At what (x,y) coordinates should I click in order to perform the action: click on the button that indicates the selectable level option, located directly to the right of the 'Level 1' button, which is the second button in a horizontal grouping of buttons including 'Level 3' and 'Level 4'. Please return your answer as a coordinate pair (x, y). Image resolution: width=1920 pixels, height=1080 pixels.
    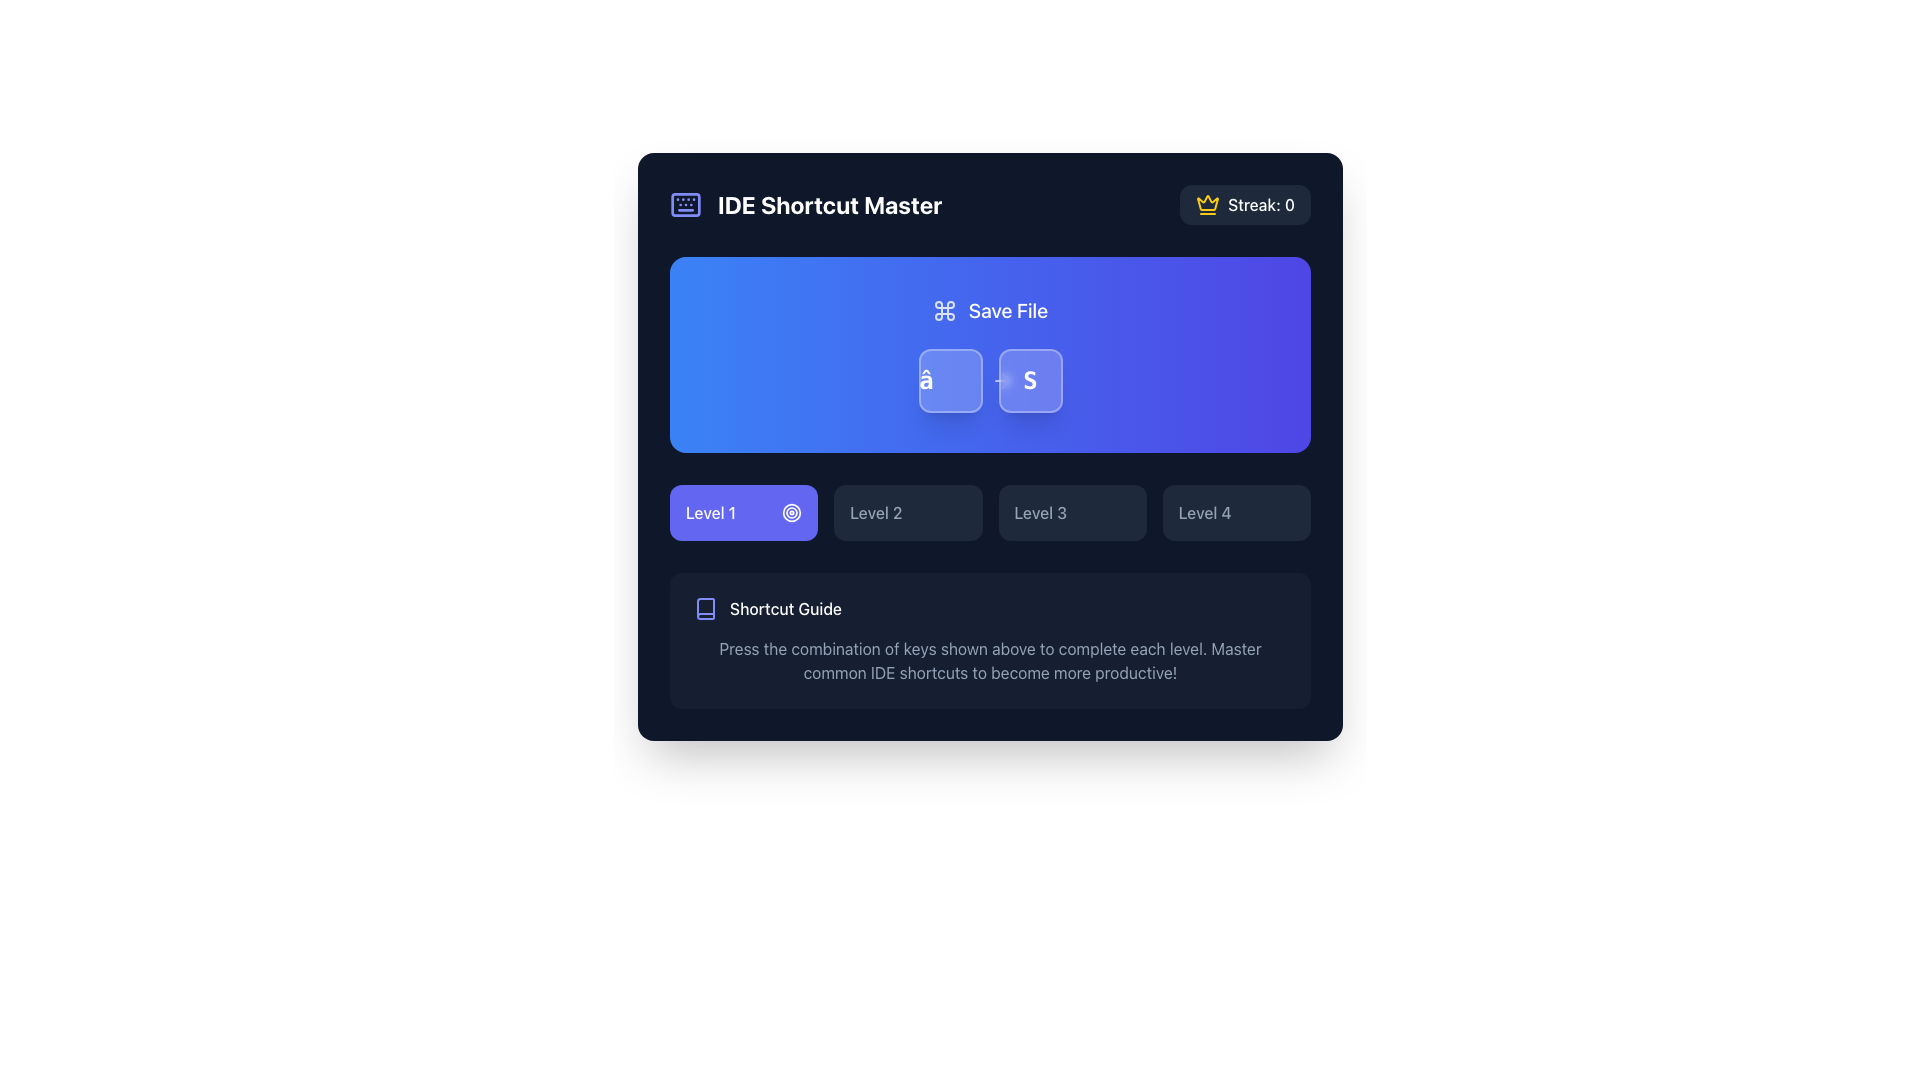
    Looking at the image, I should click on (907, 512).